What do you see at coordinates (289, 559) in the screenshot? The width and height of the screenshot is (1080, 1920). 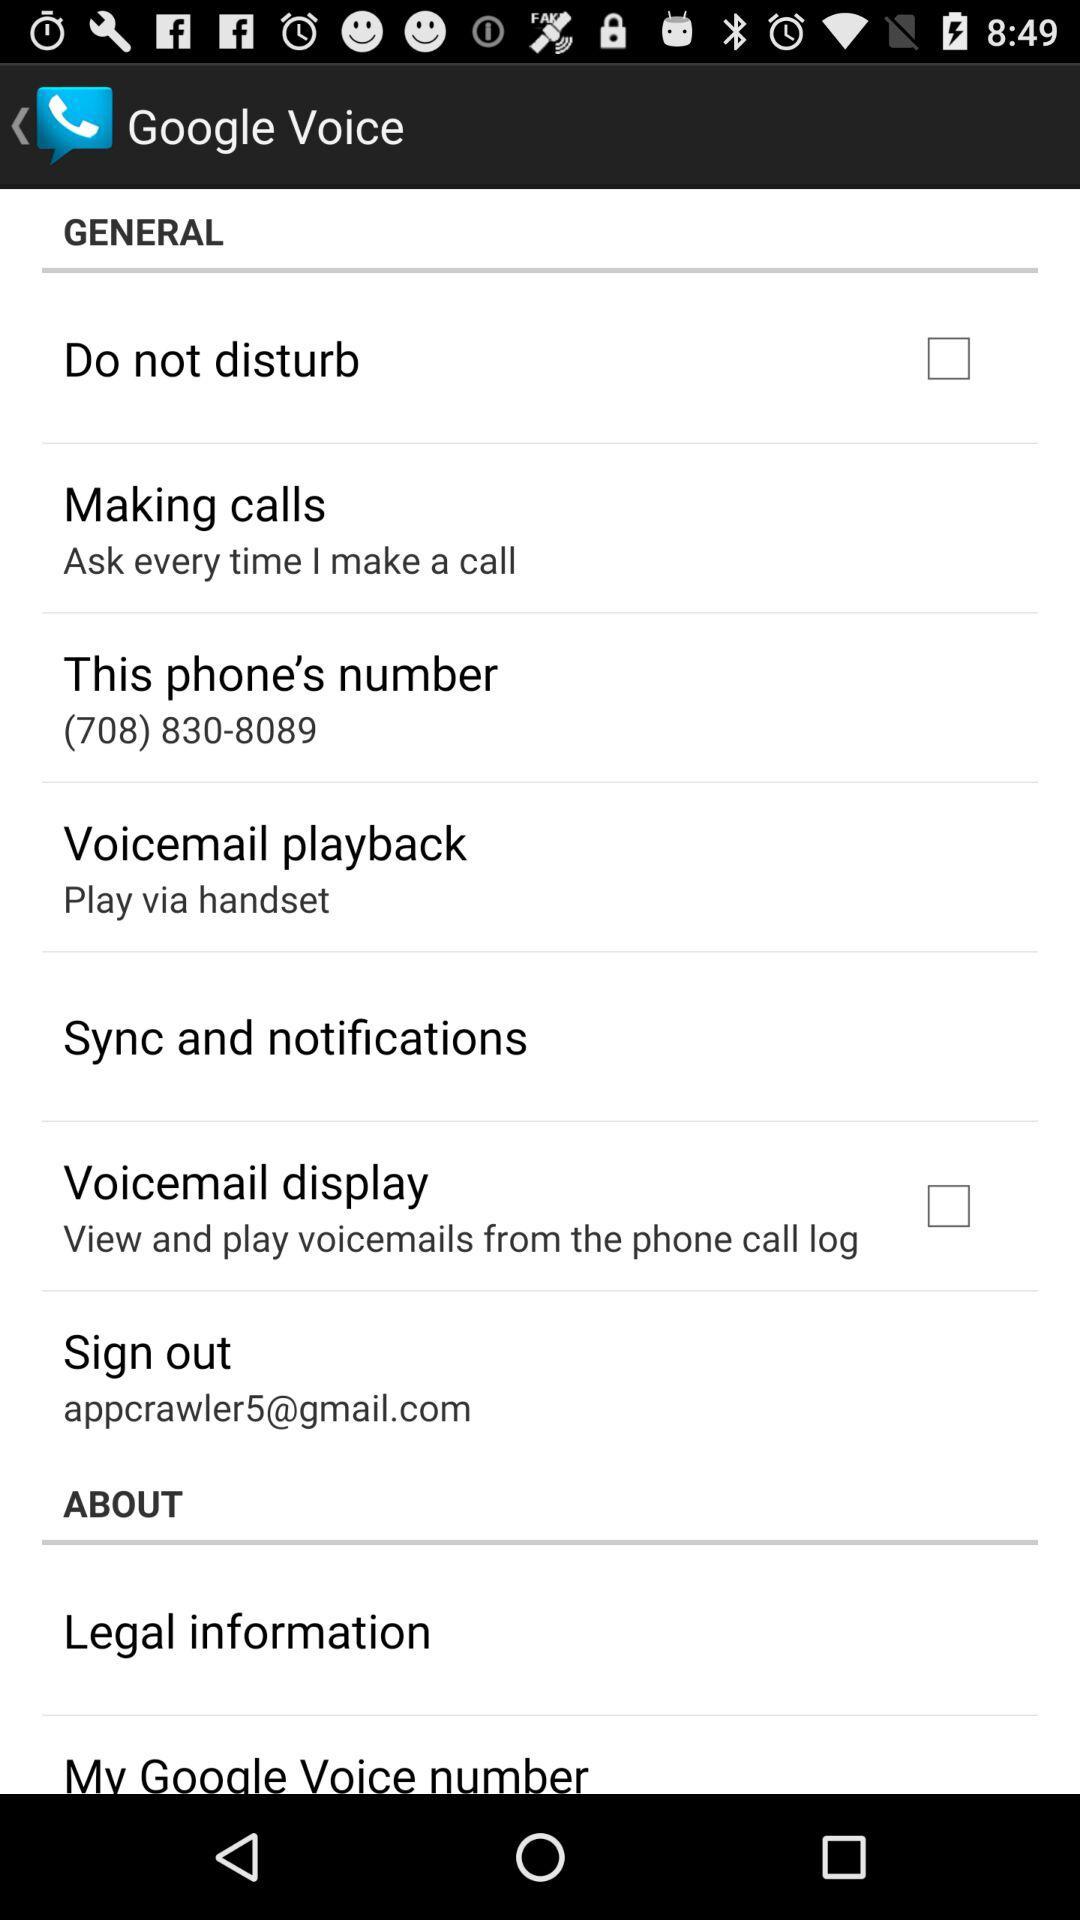 I see `ask every time app` at bounding box center [289, 559].